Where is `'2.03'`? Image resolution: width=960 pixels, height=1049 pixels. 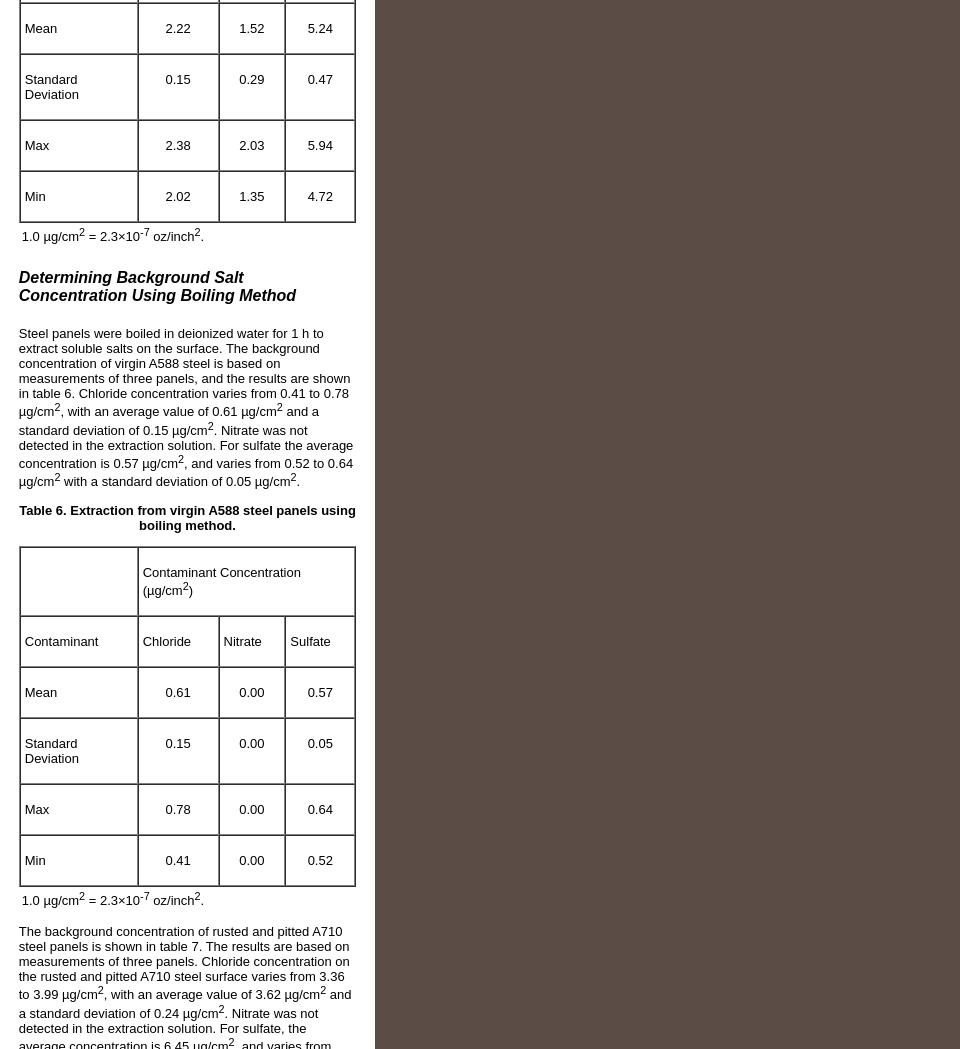 '2.03' is located at coordinates (250, 145).